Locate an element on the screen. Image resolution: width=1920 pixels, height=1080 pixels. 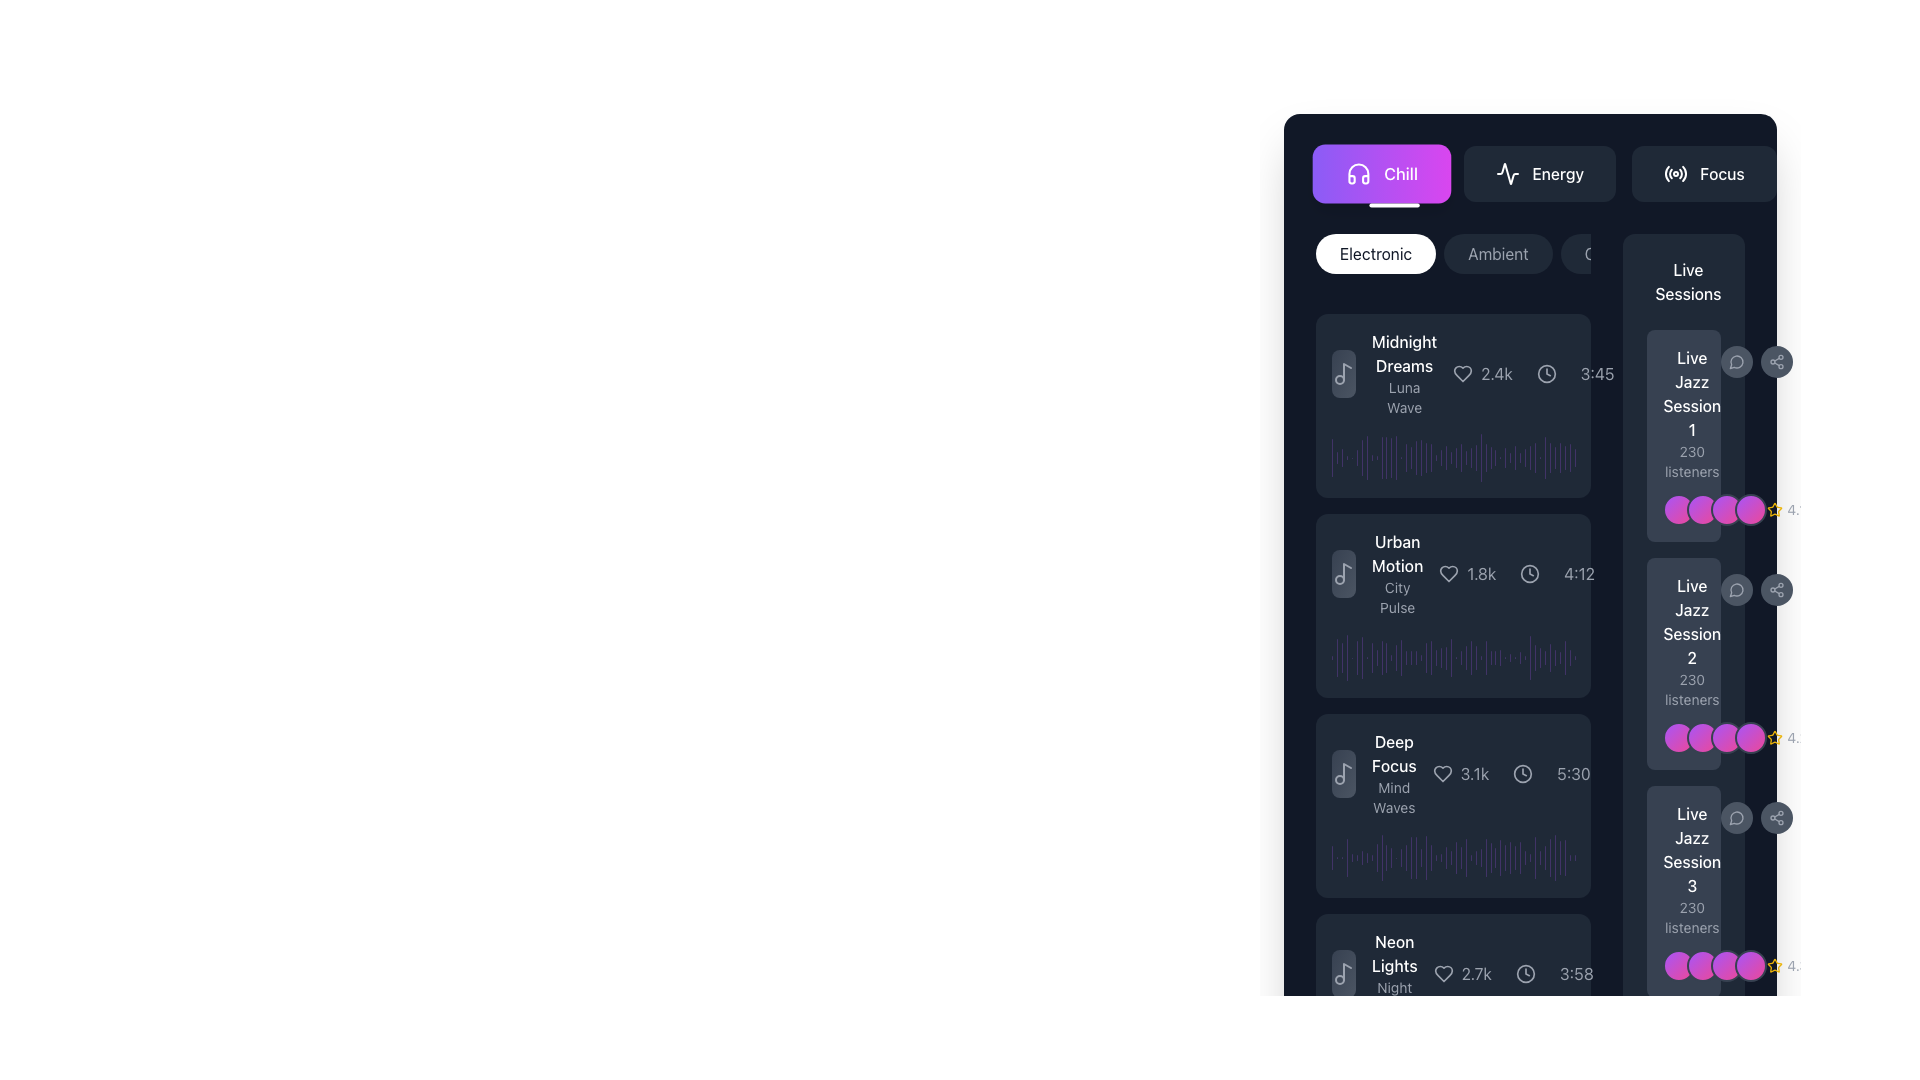
the 31st vertical bar in the row of waveform segments located in the 'Deep Focus' section at the bottom of the viewer interface is located at coordinates (1505, 856).